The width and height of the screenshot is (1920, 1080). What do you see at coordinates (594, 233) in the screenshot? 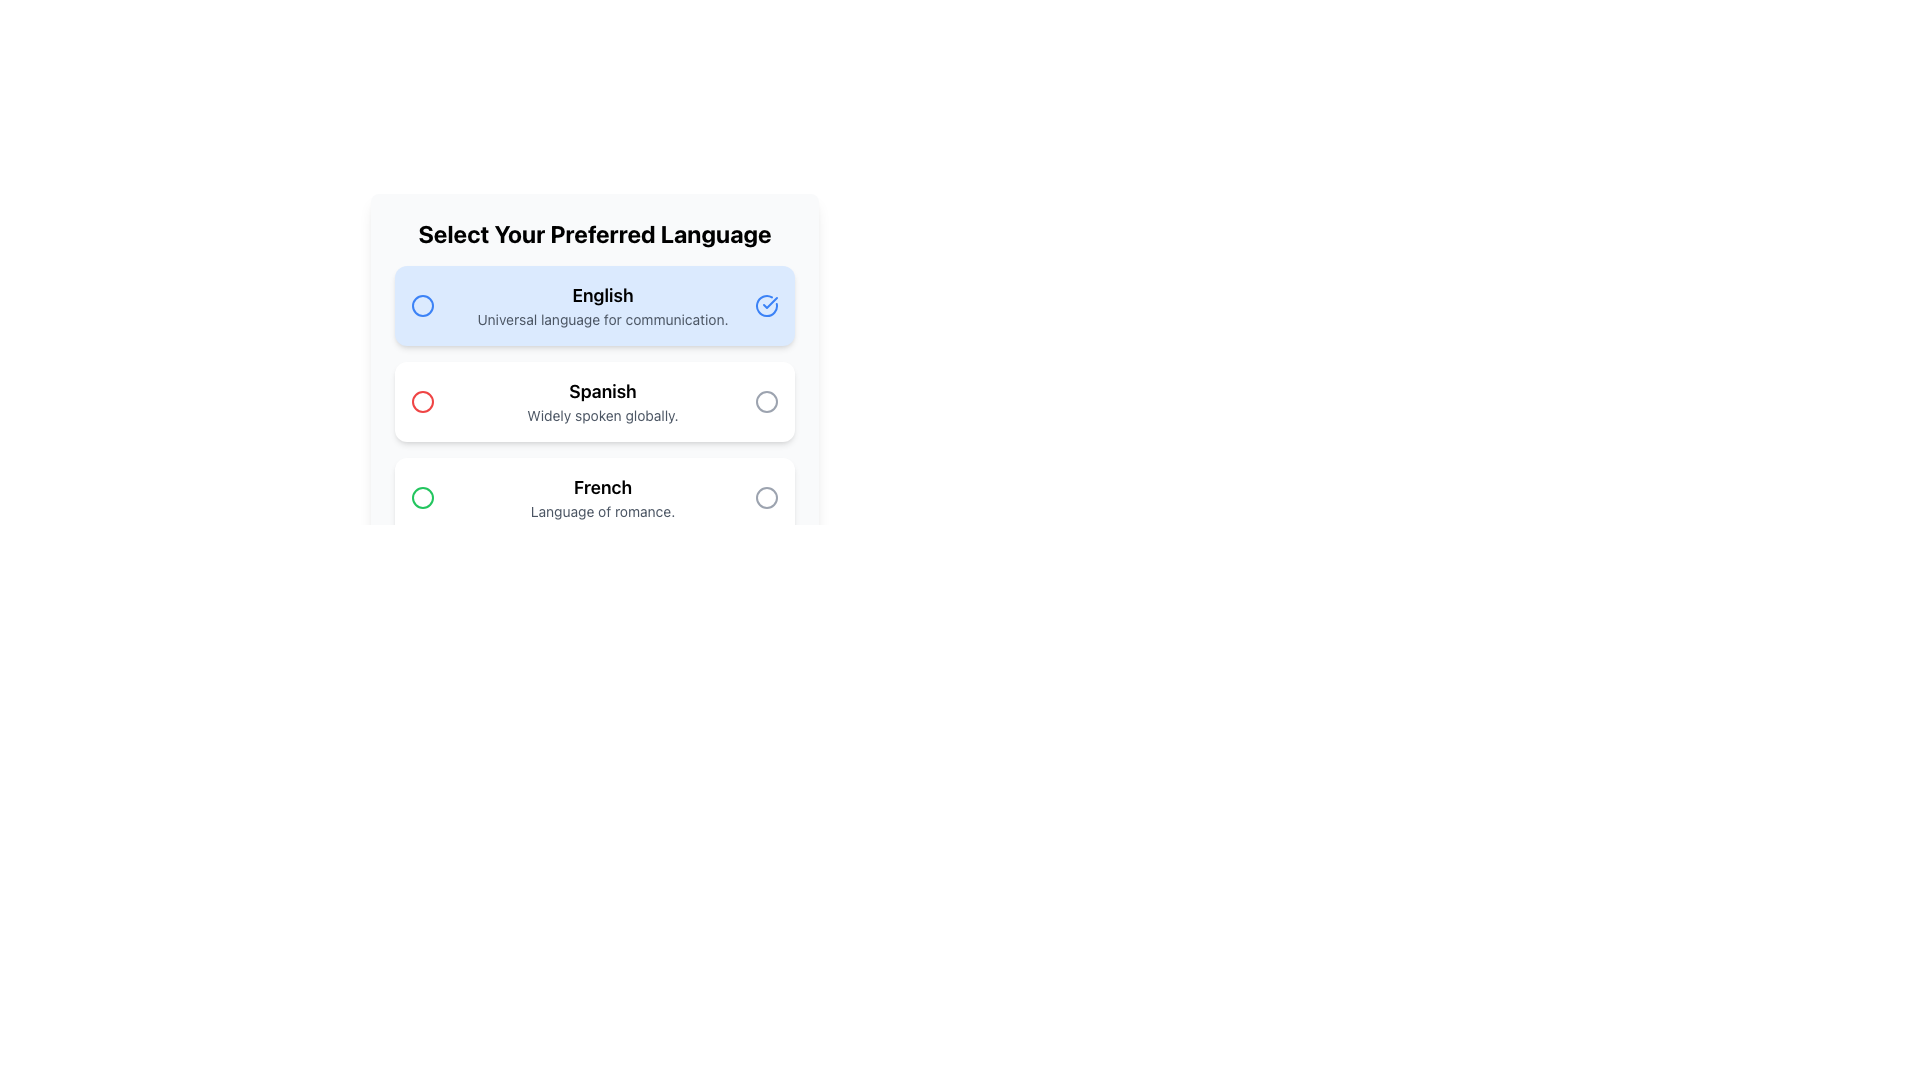
I see `the instruction from the Text Header which prompts the user to select their preferred language` at bounding box center [594, 233].